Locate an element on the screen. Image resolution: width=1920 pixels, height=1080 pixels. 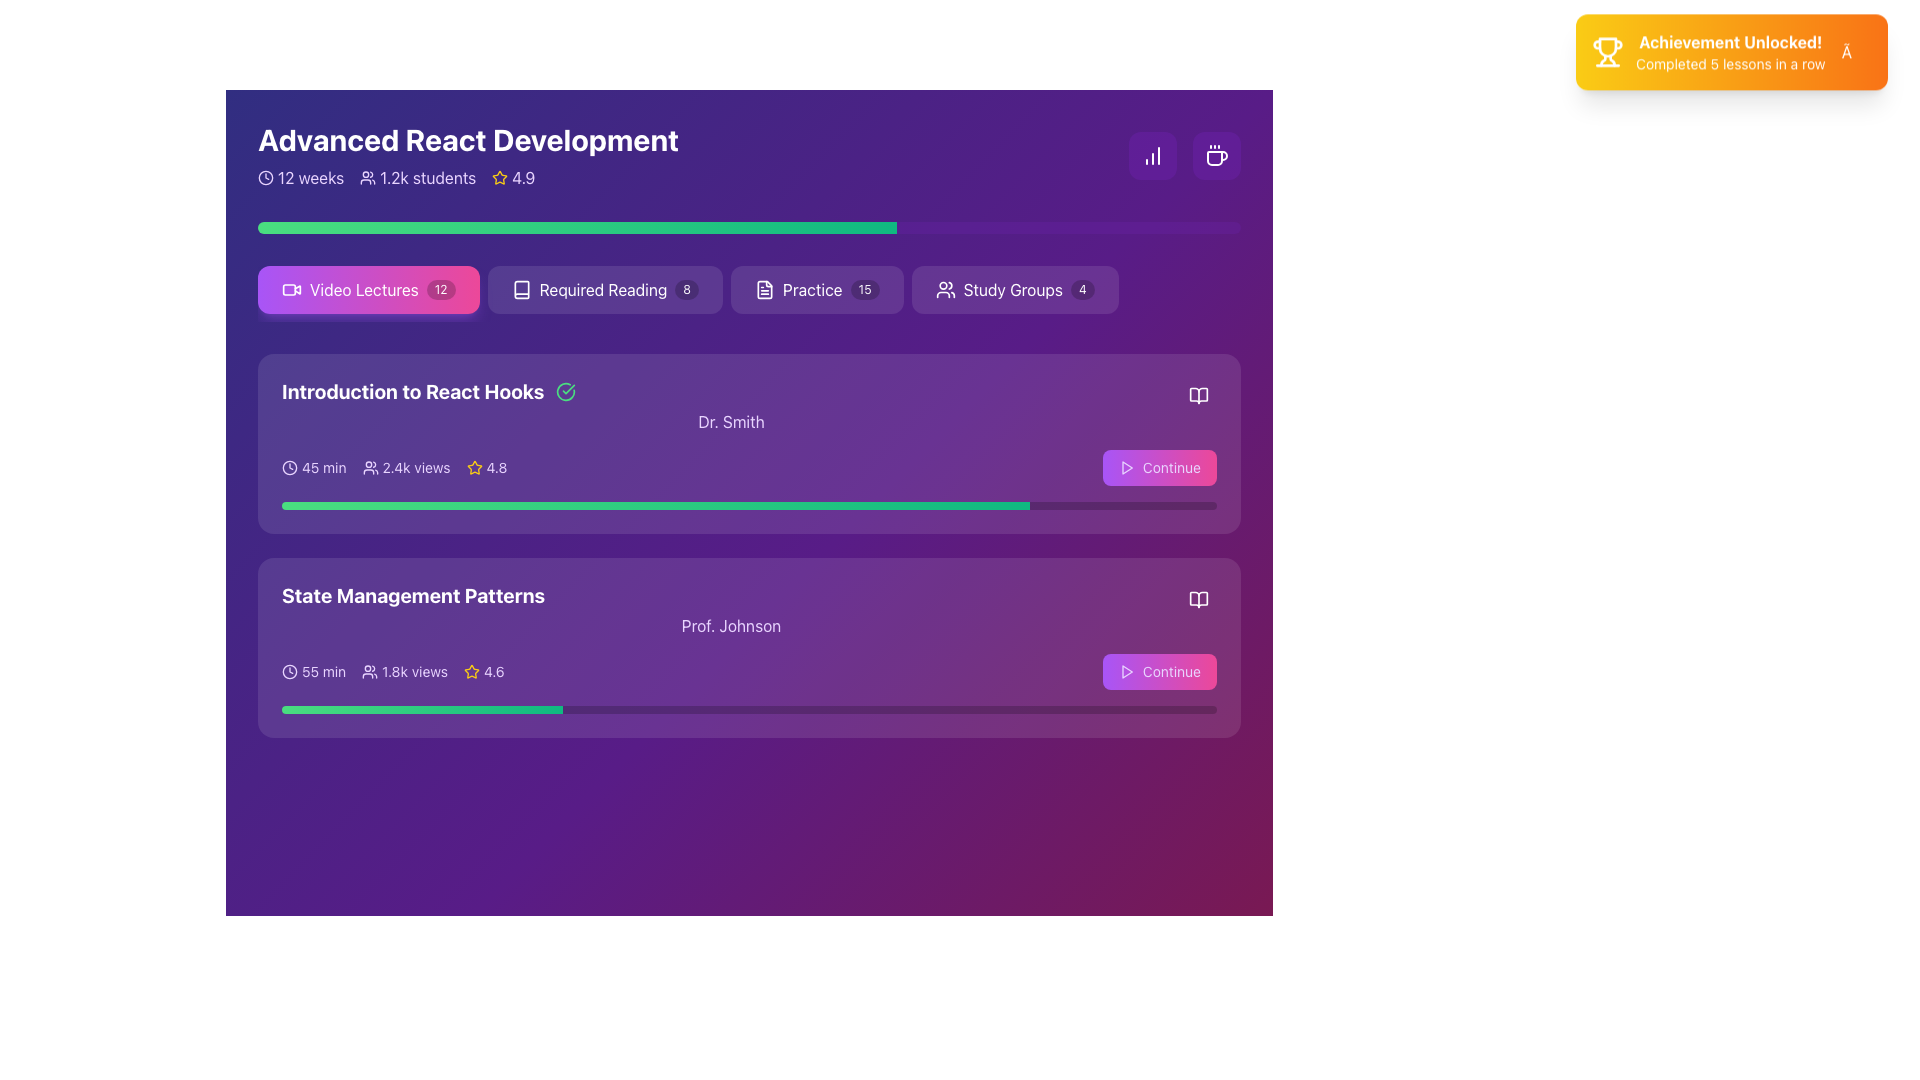
the 'Continue' button located at the bottom-right corner of the 'Introduction to React Hooks' card, which features a gradient from purple to pink and has a white play icon is located at coordinates (1158, 467).